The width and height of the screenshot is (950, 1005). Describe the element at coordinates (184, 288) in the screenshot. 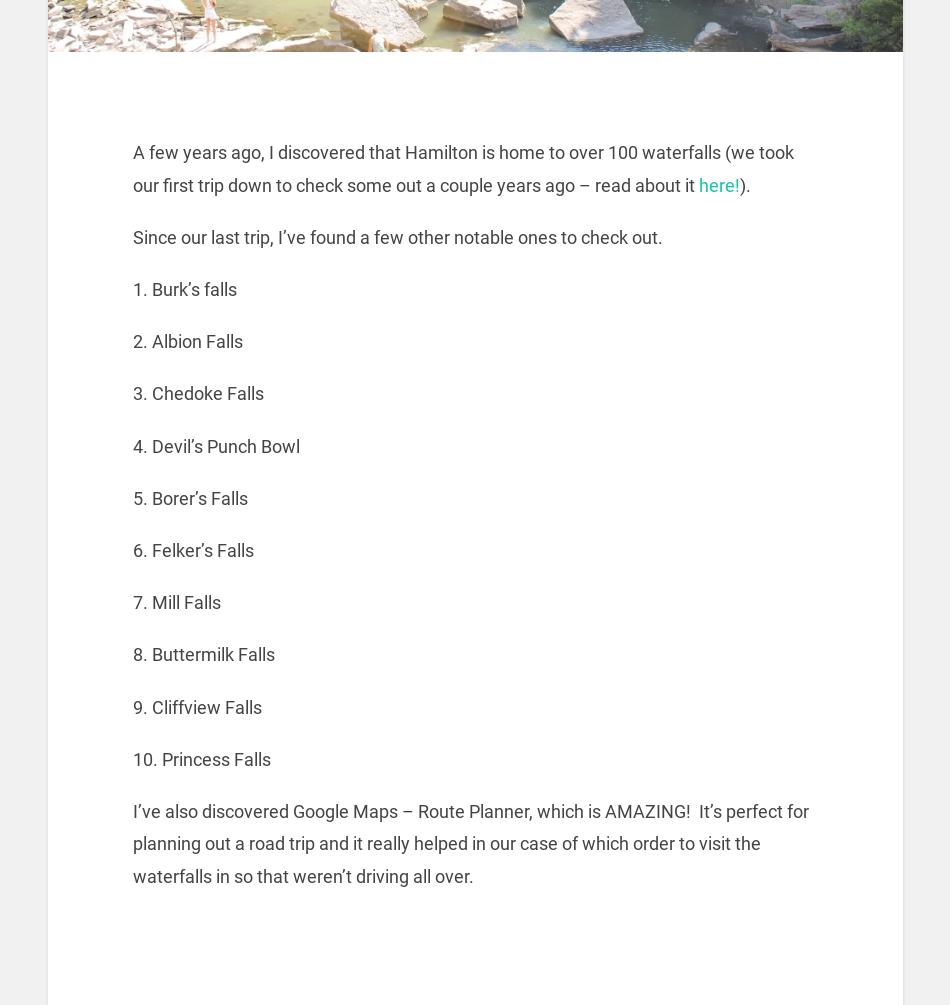

I see `'1. Burk’s falls'` at that location.